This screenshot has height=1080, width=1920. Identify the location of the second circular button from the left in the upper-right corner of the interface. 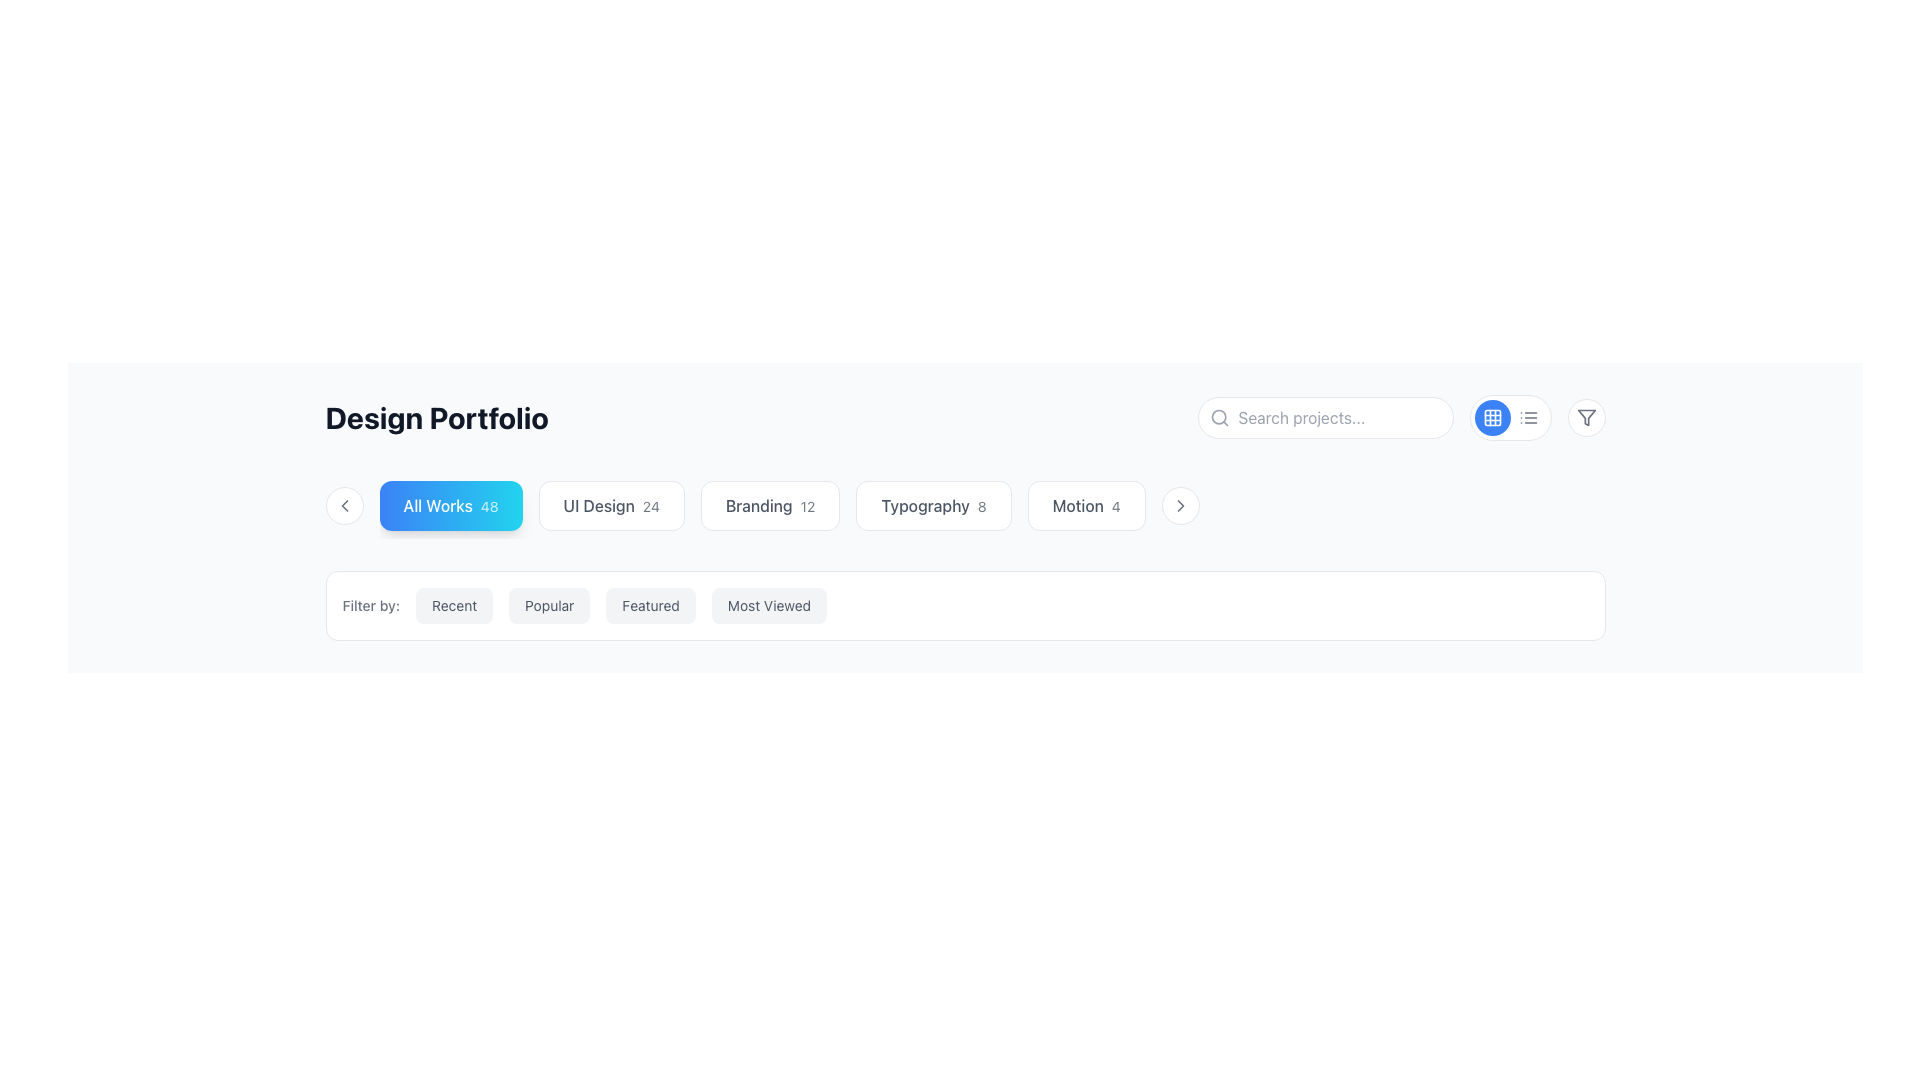
(1527, 416).